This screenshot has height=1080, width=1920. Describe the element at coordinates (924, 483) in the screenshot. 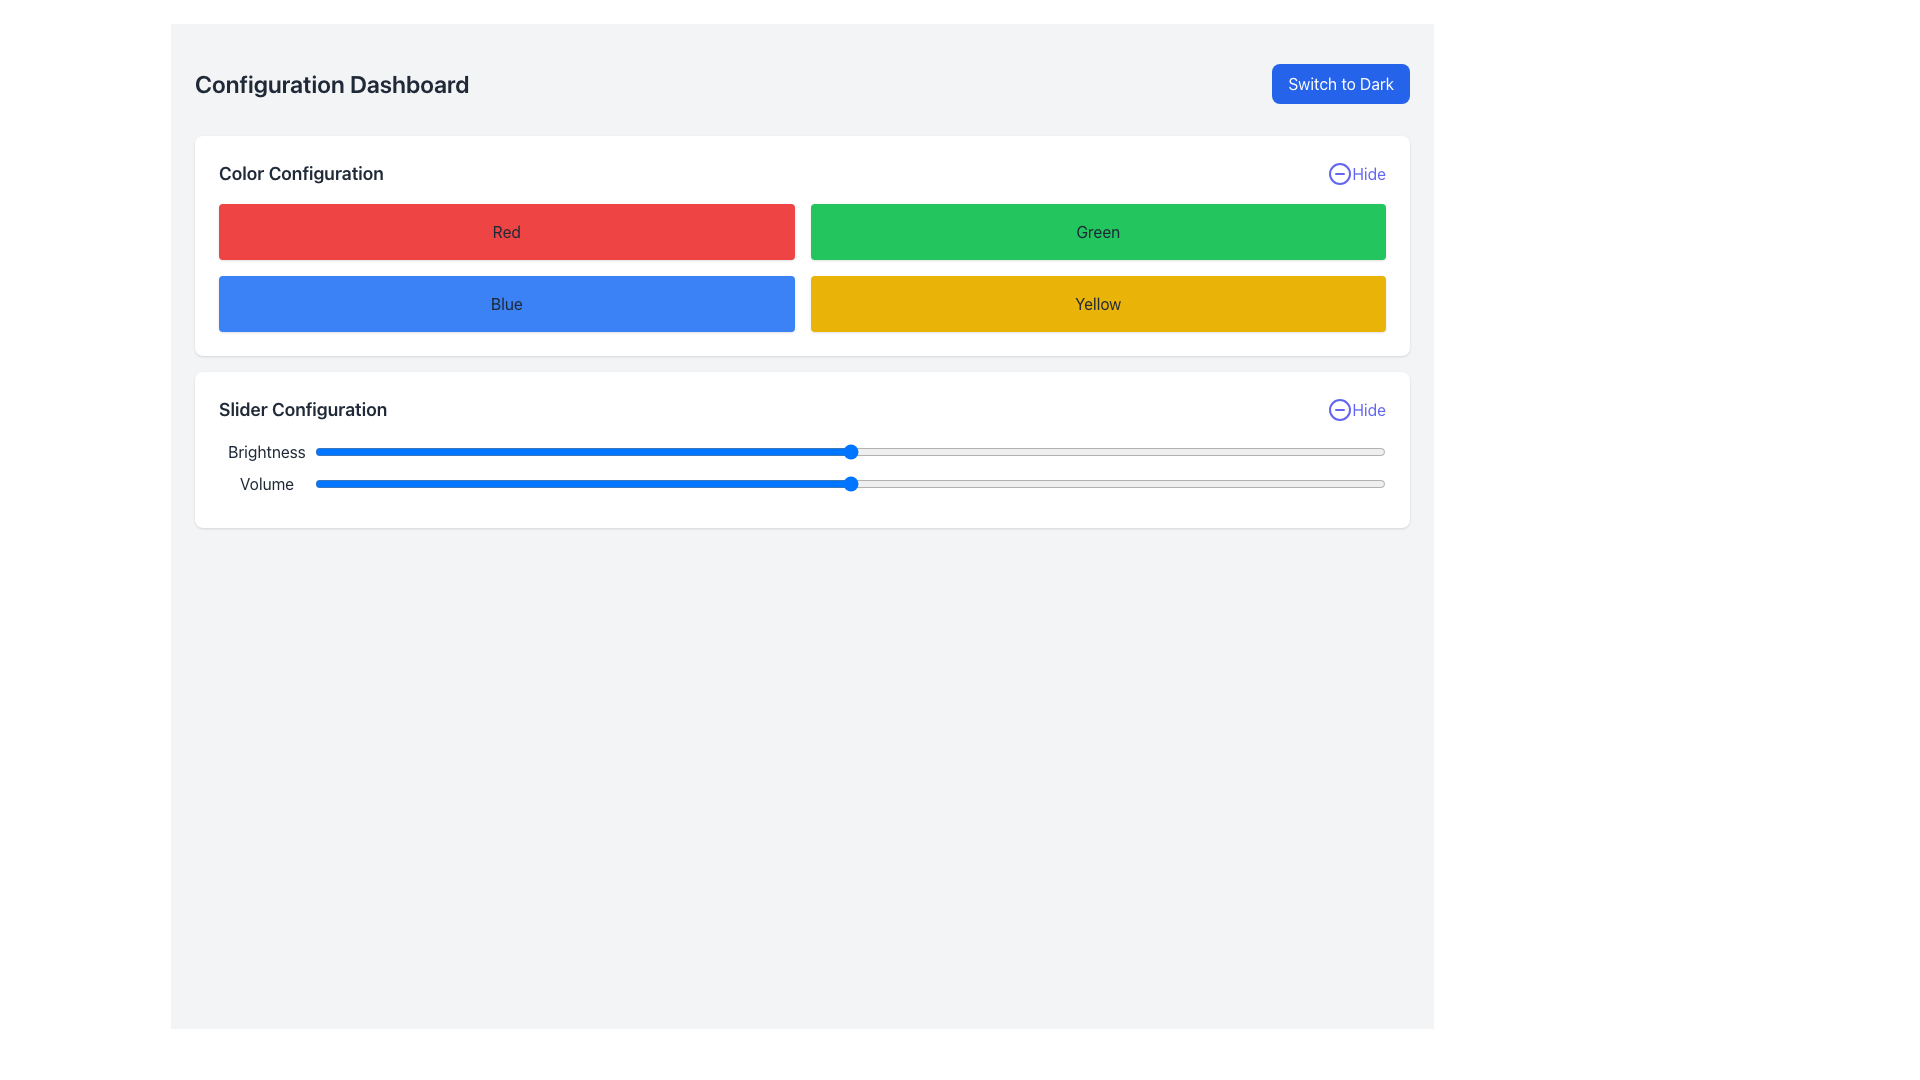

I see `the slider value` at that location.